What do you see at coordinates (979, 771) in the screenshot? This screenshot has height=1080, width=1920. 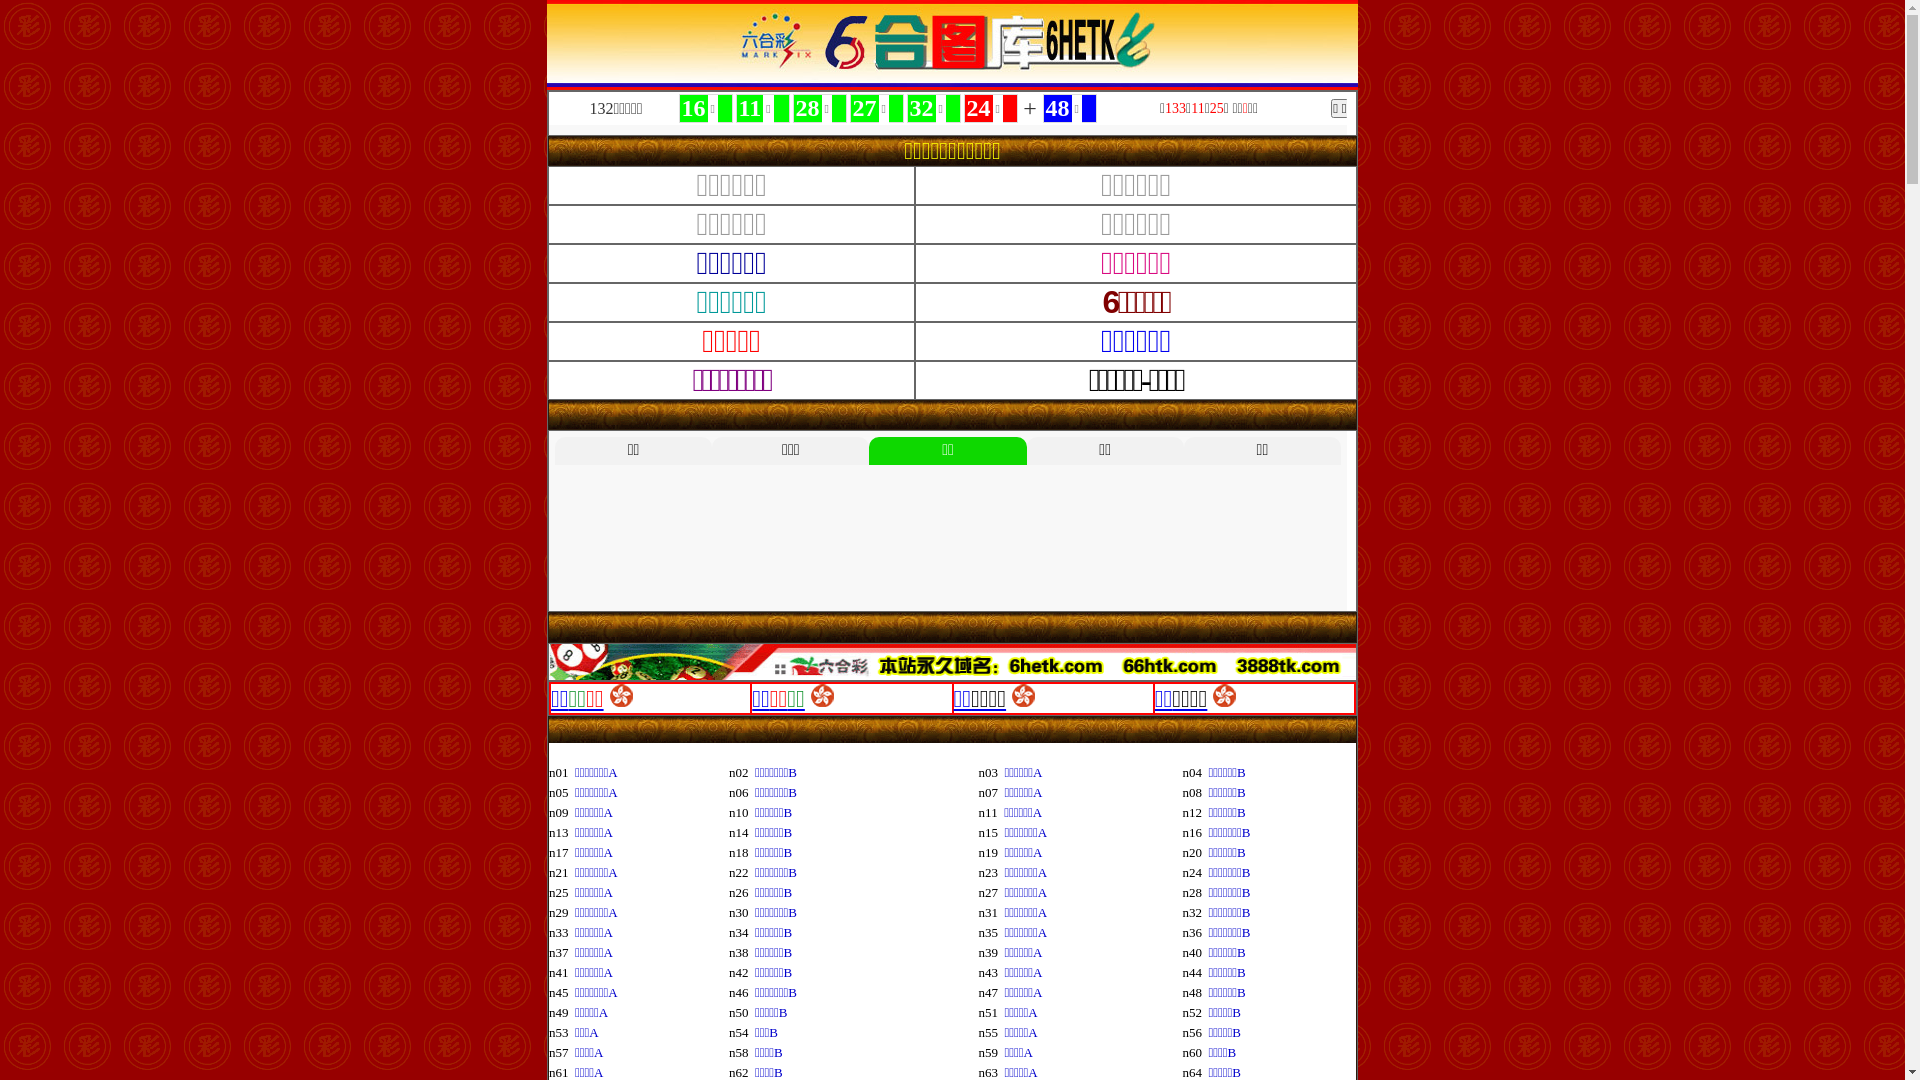 I see `'n03 '` at bounding box center [979, 771].